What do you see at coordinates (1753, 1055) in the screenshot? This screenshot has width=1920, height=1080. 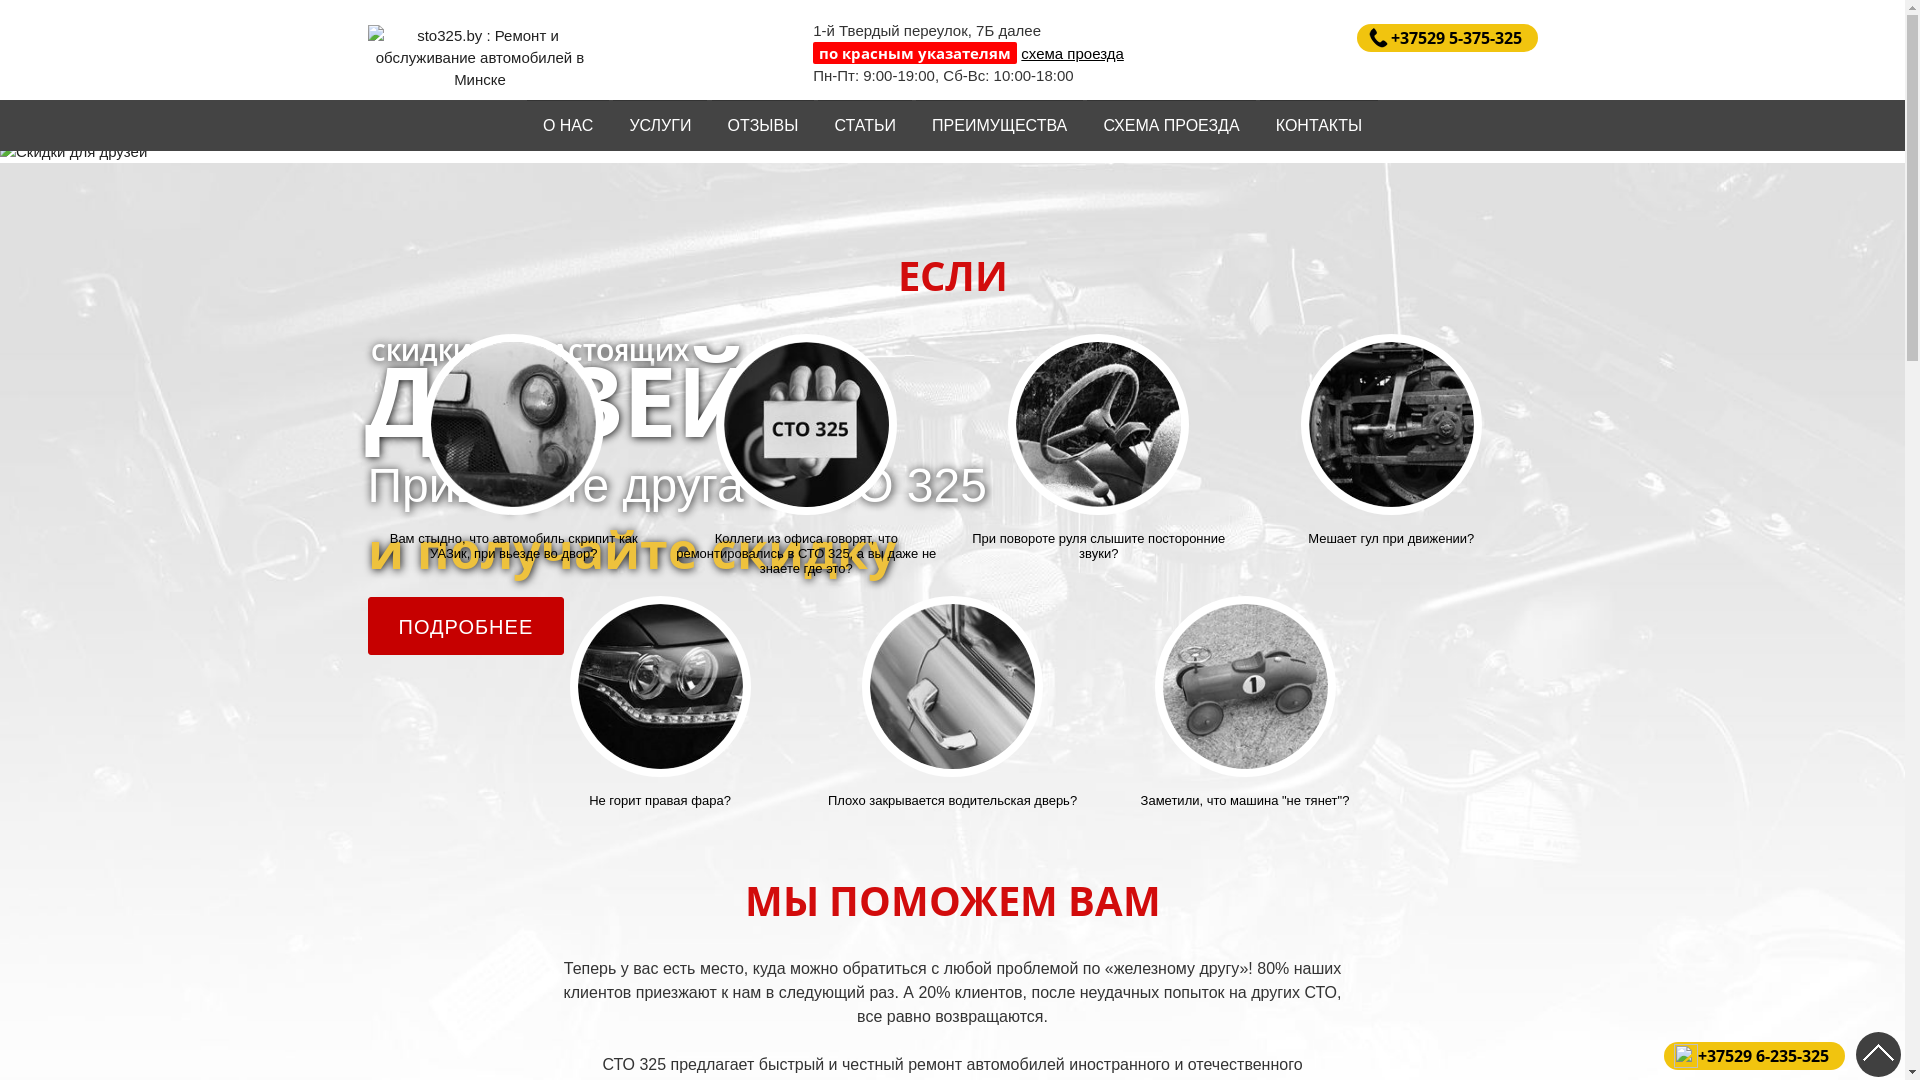 I see `'+37529 6-235-325'` at bounding box center [1753, 1055].